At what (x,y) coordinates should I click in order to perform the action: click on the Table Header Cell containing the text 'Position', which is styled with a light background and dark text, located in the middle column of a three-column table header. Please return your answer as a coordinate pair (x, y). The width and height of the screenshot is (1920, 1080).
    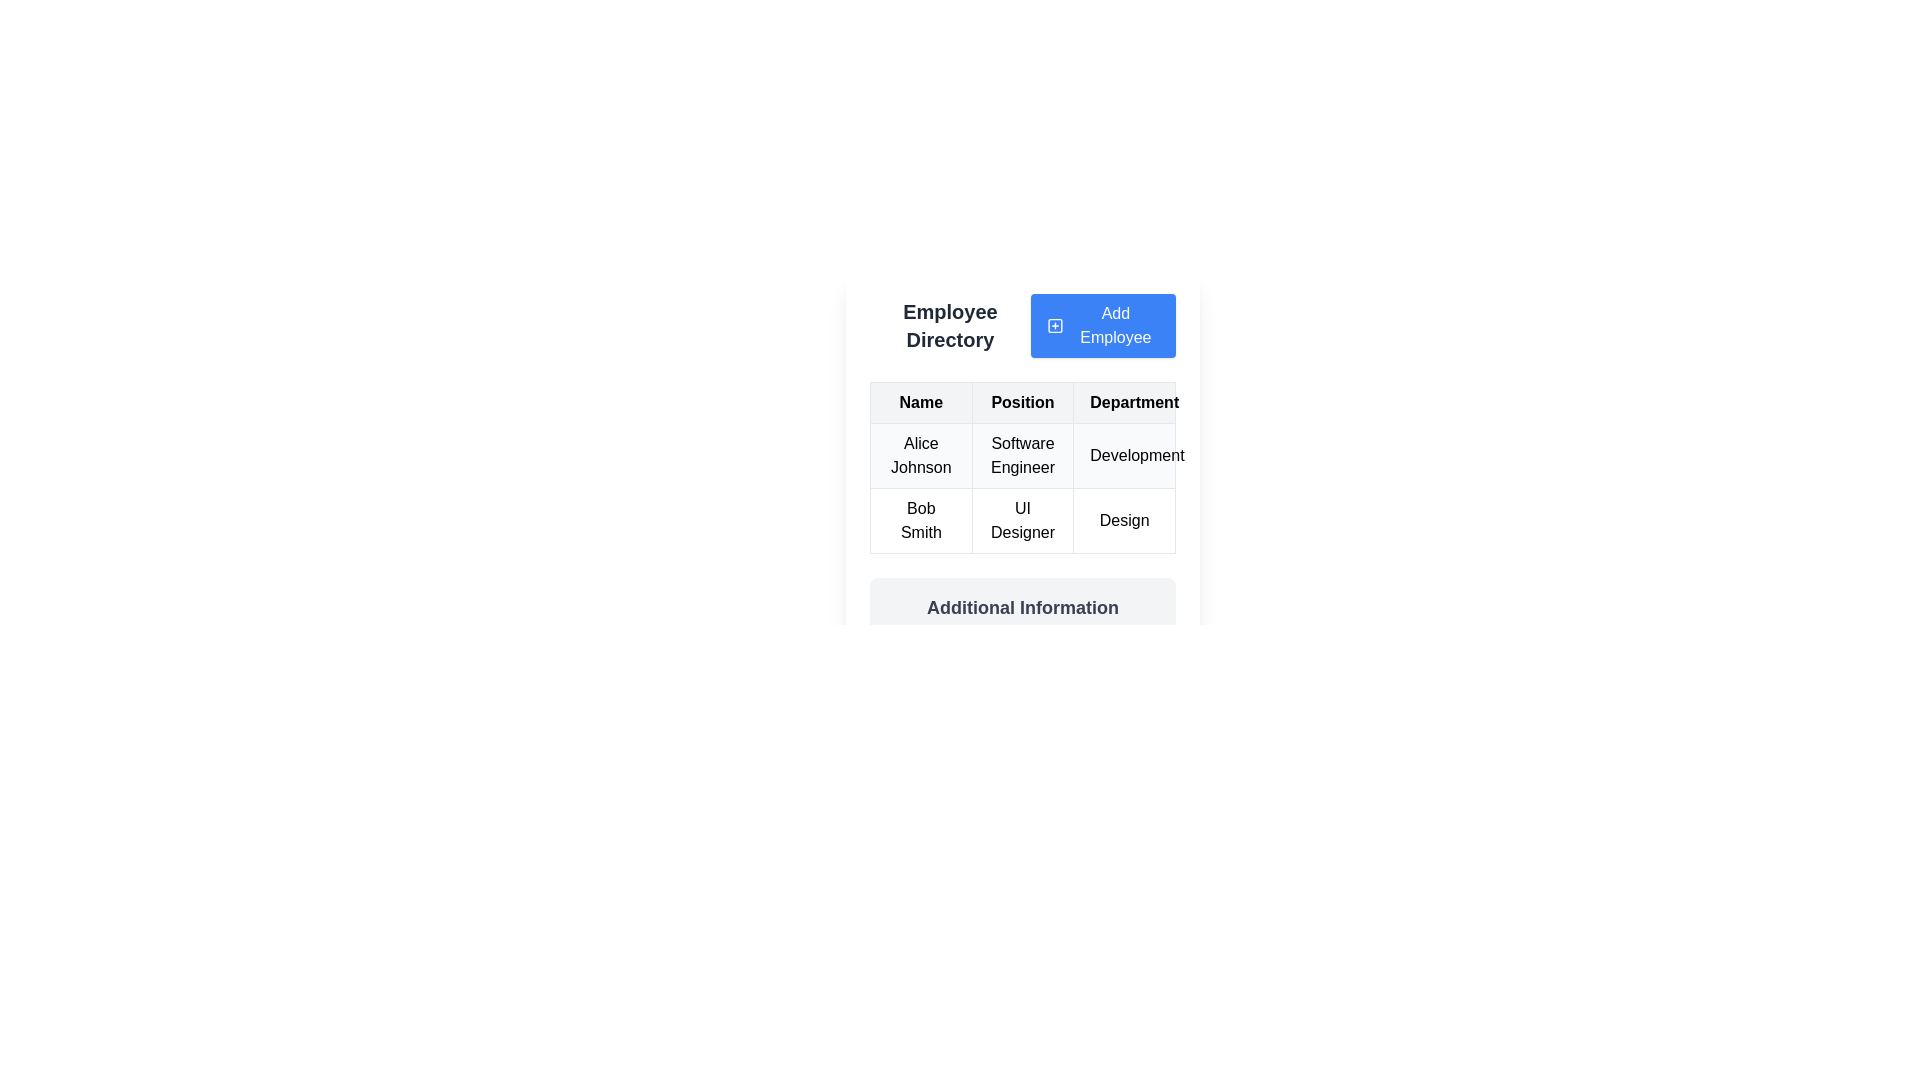
    Looking at the image, I should click on (1022, 402).